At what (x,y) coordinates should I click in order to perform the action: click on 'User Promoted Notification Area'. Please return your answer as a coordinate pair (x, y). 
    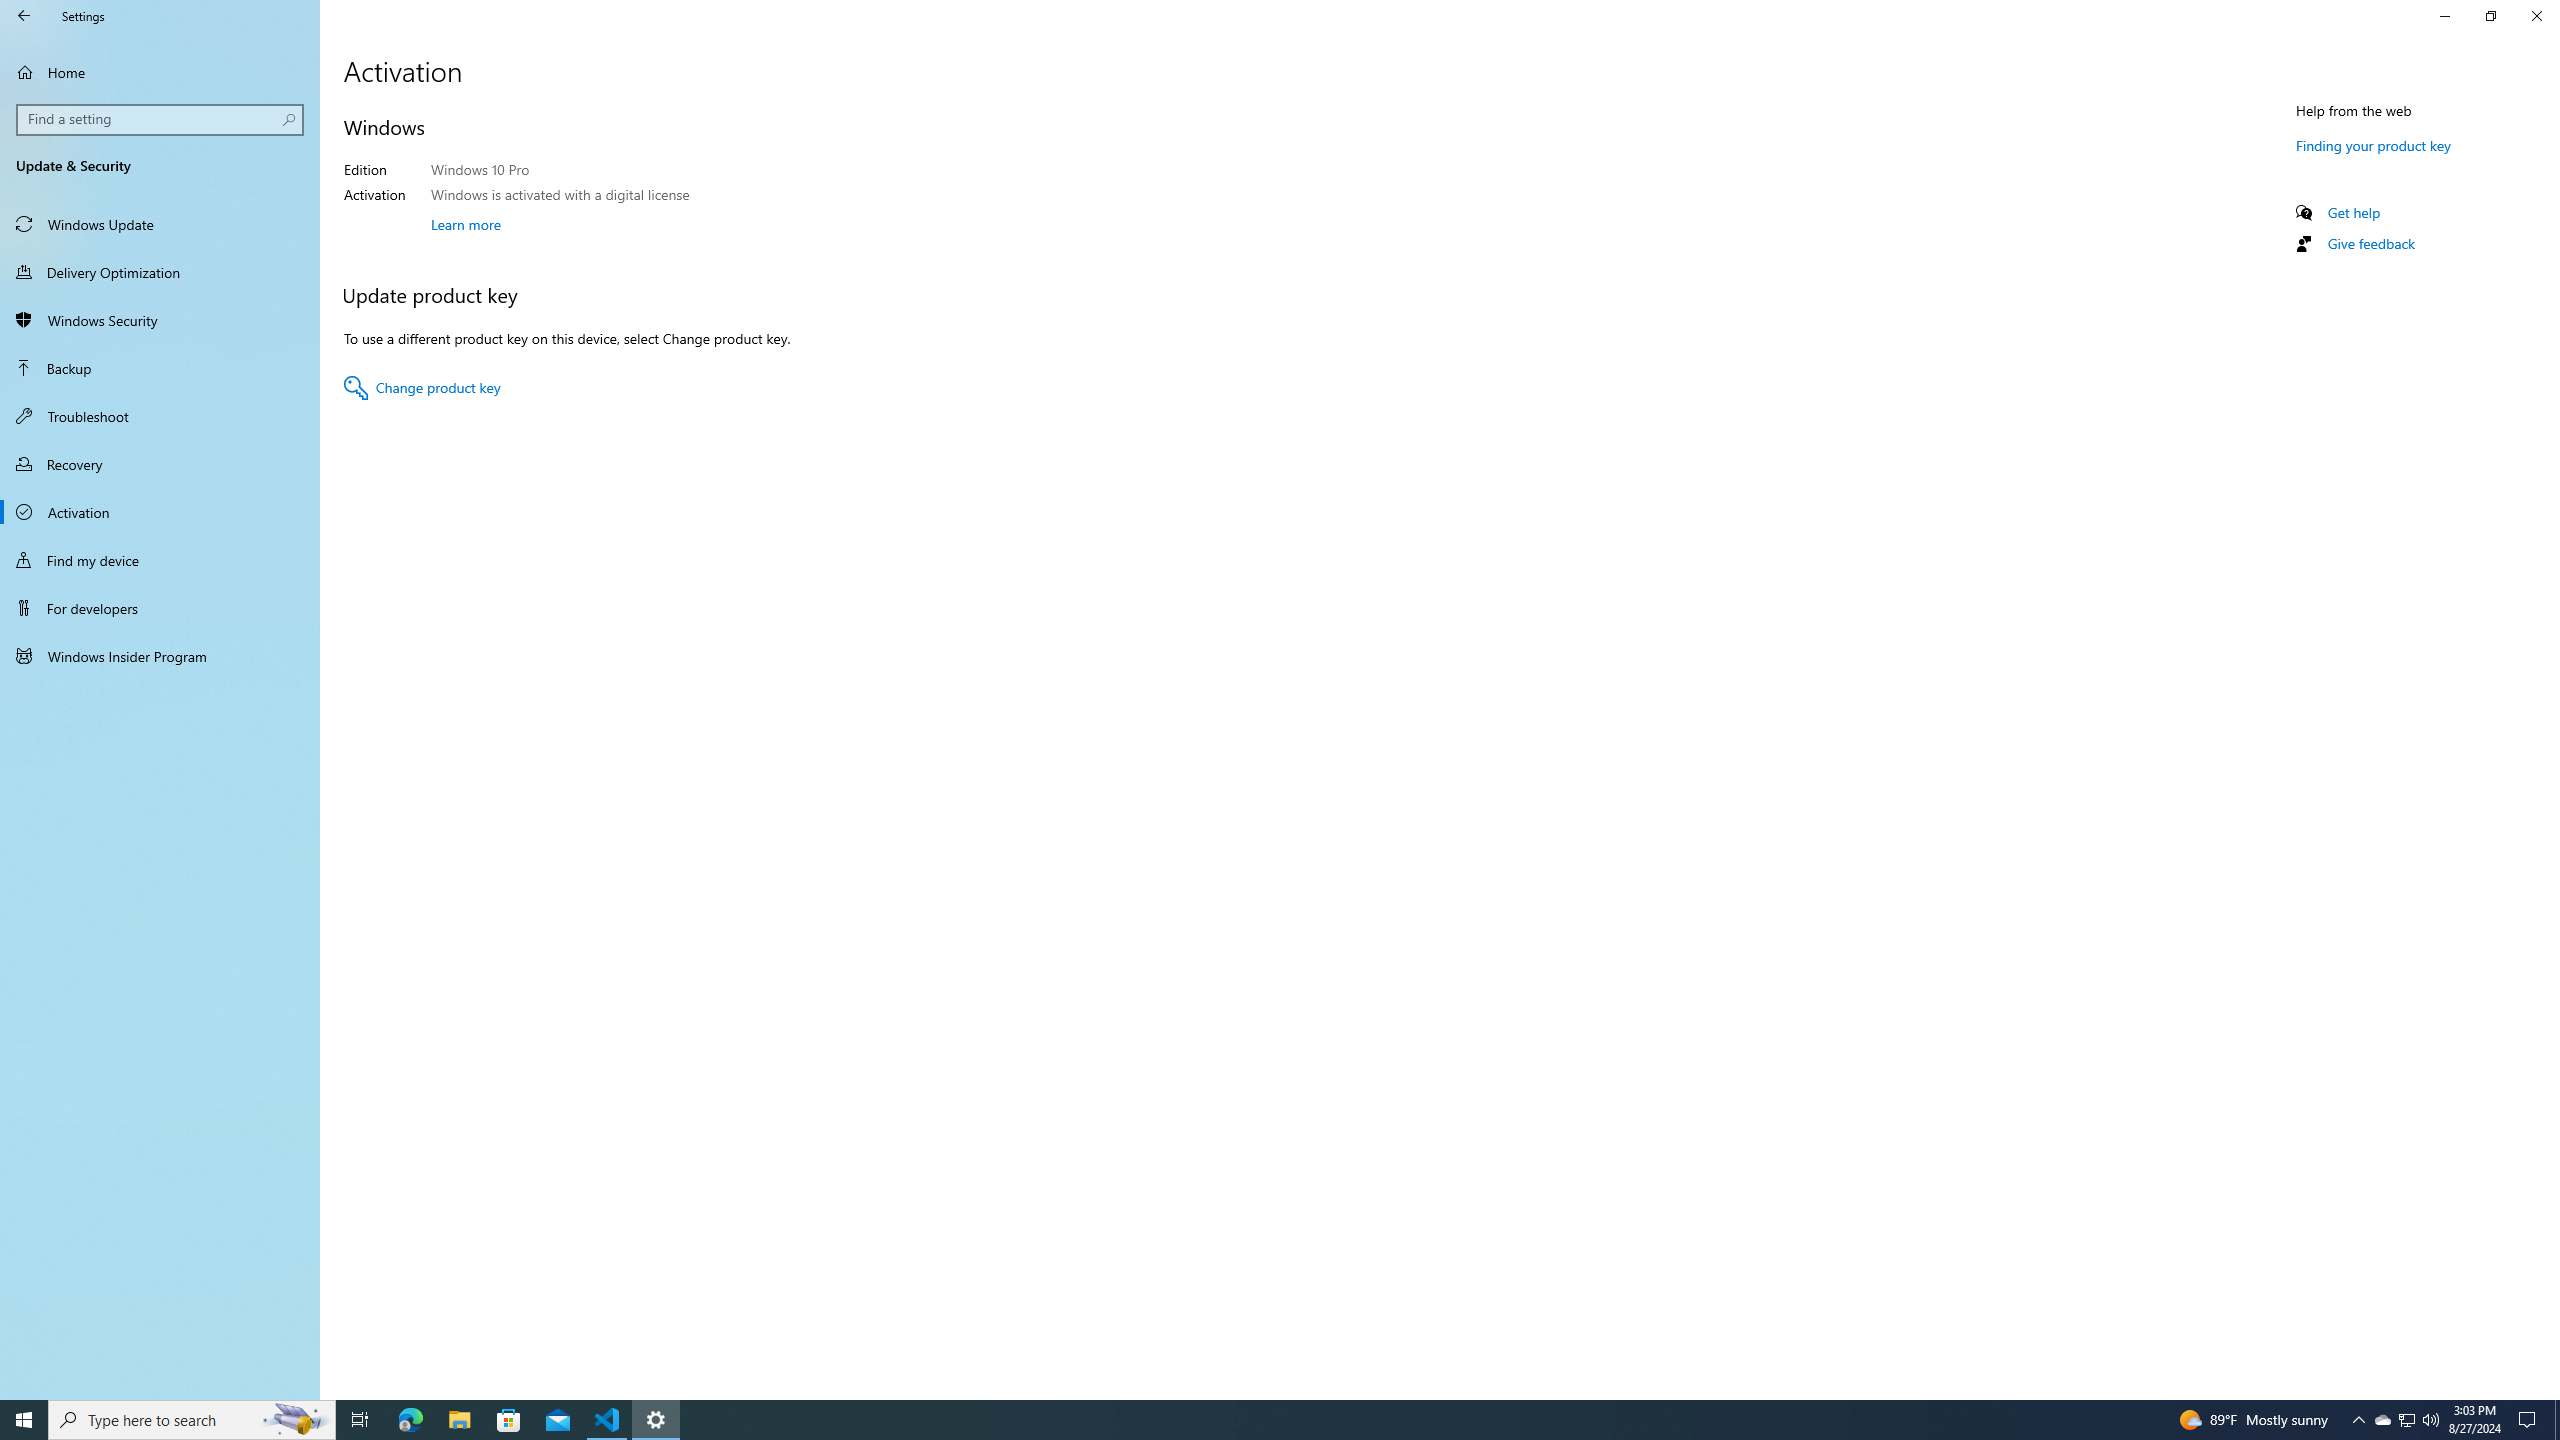
    Looking at the image, I should click on (2405, 1418).